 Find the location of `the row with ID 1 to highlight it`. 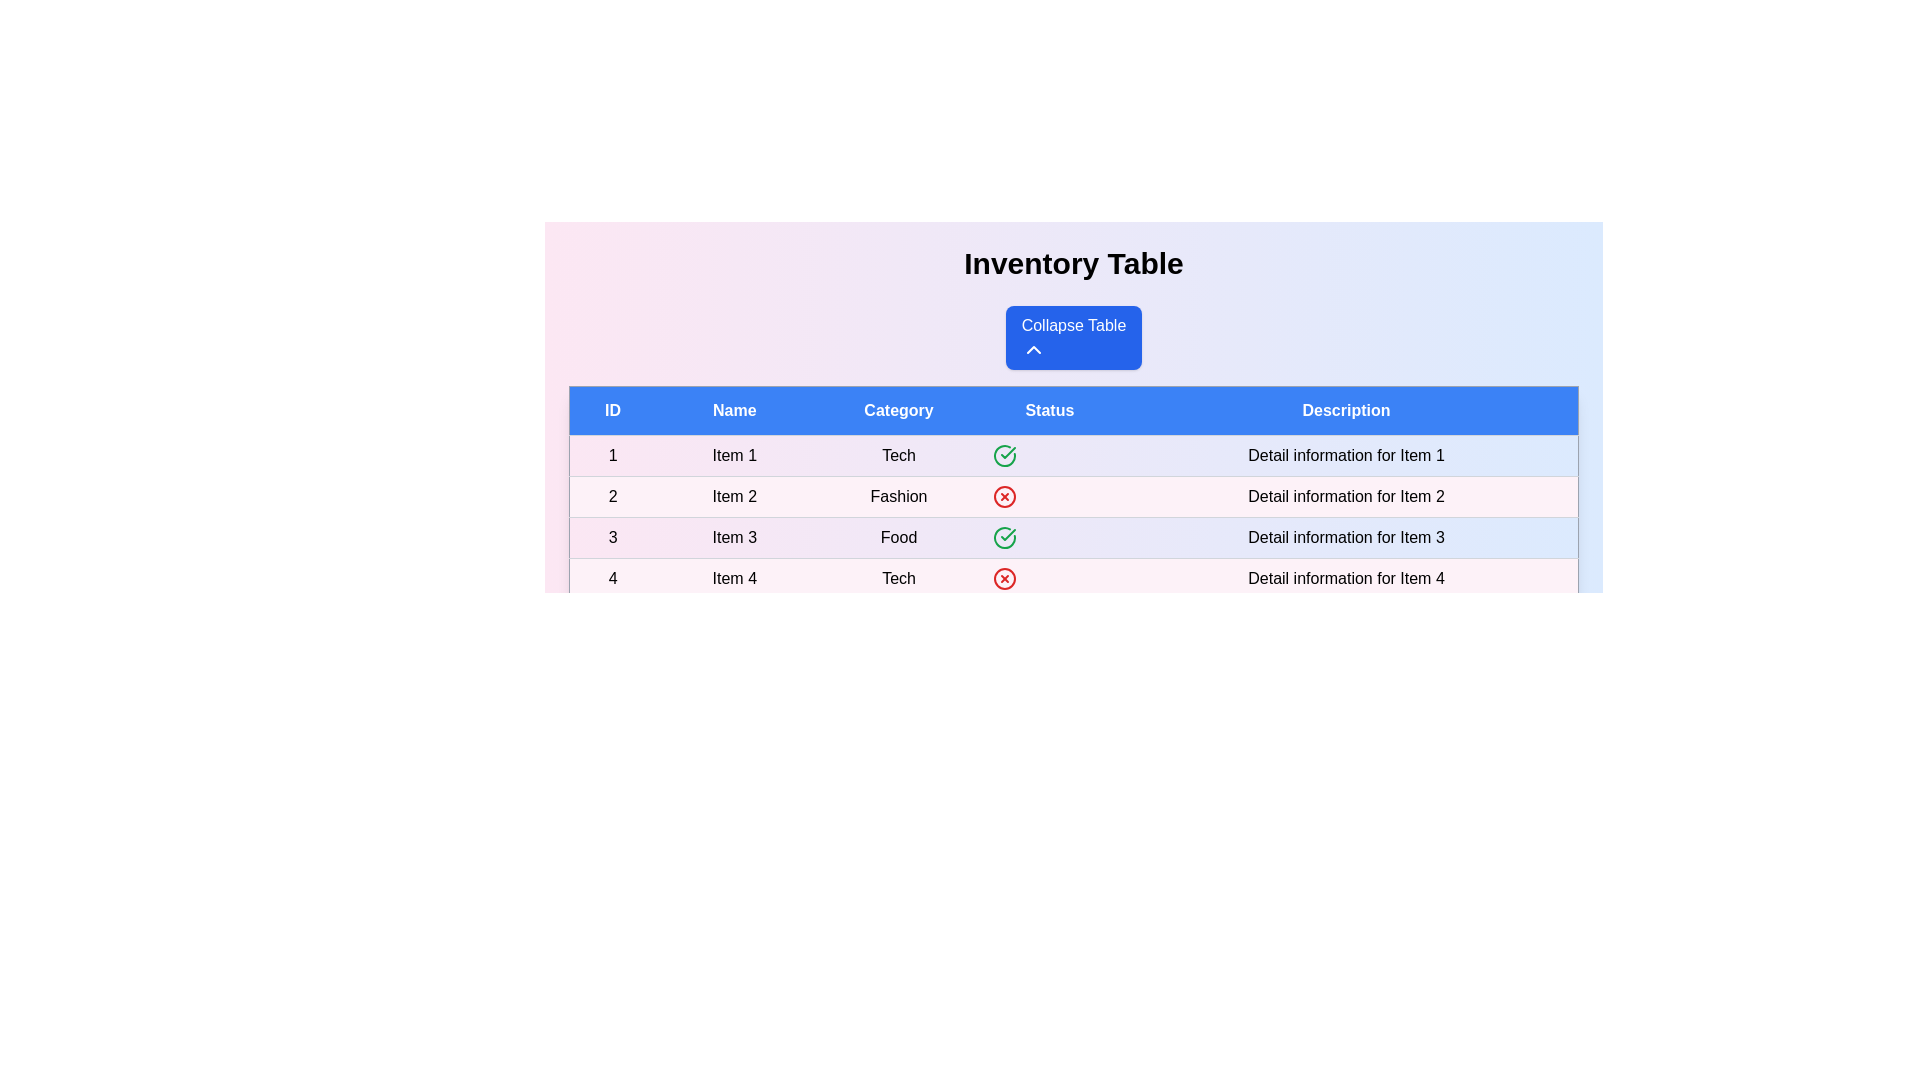

the row with ID 1 to highlight it is located at coordinates (1073, 455).